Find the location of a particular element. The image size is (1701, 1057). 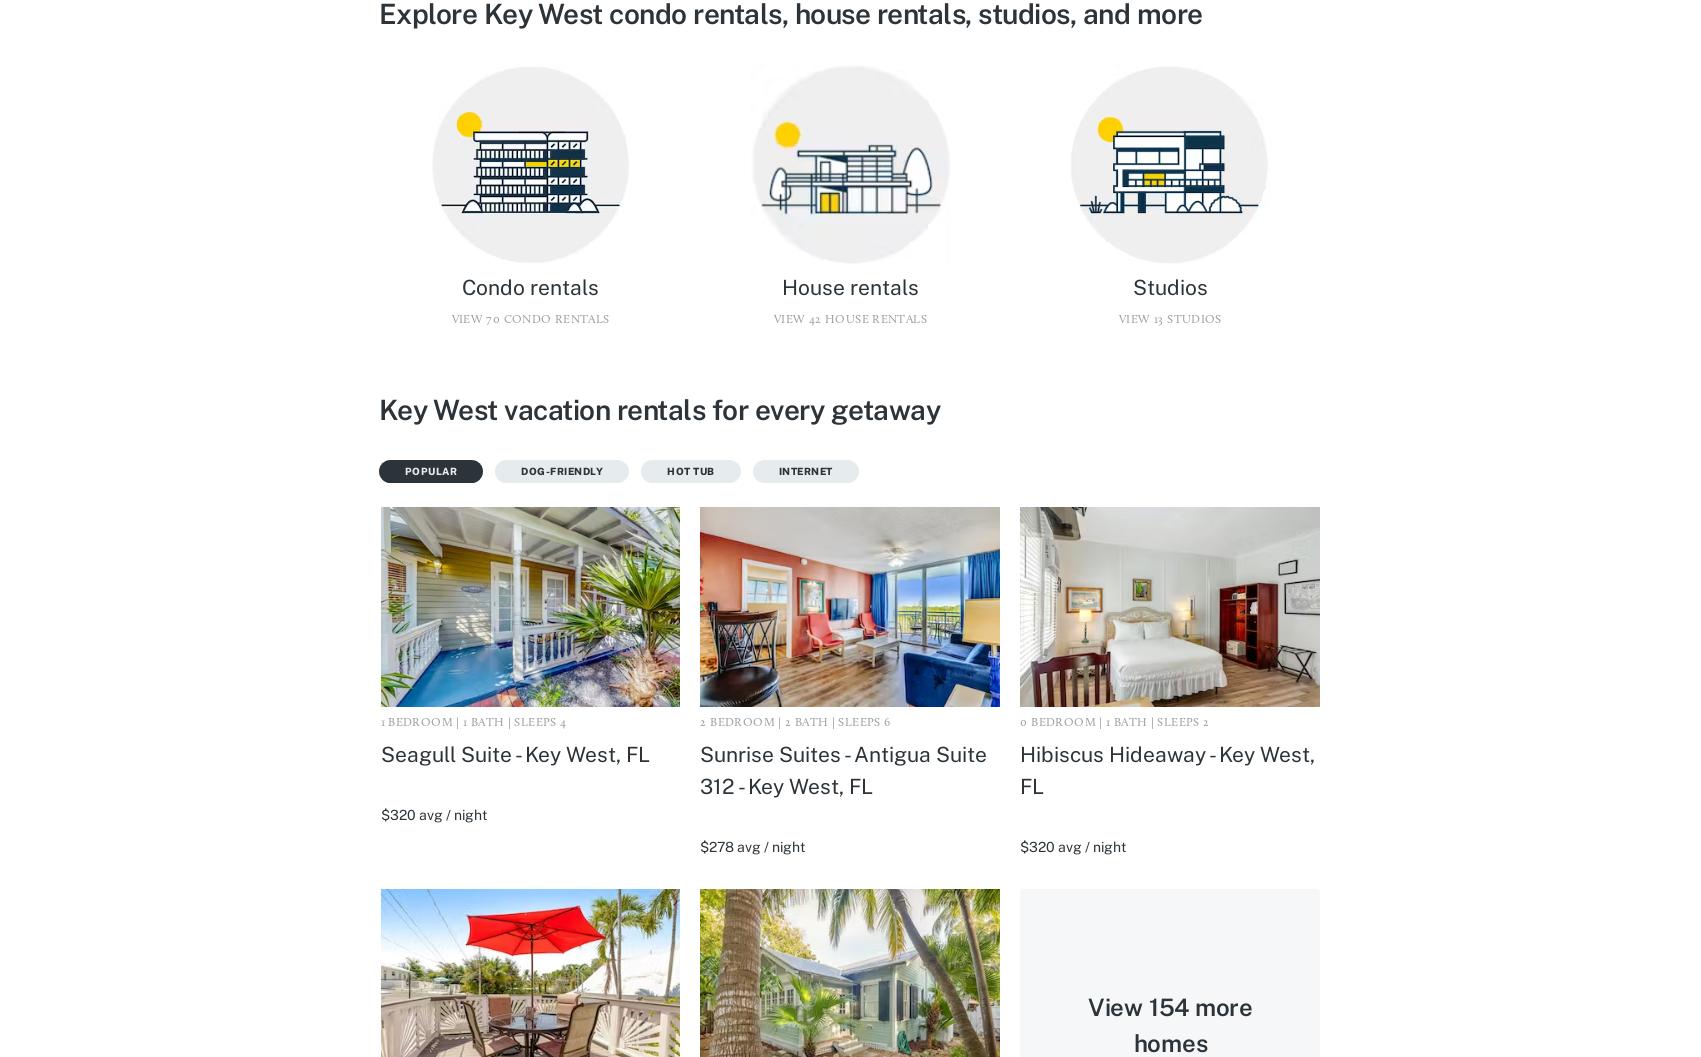

'Popular' is located at coordinates (402, 470).